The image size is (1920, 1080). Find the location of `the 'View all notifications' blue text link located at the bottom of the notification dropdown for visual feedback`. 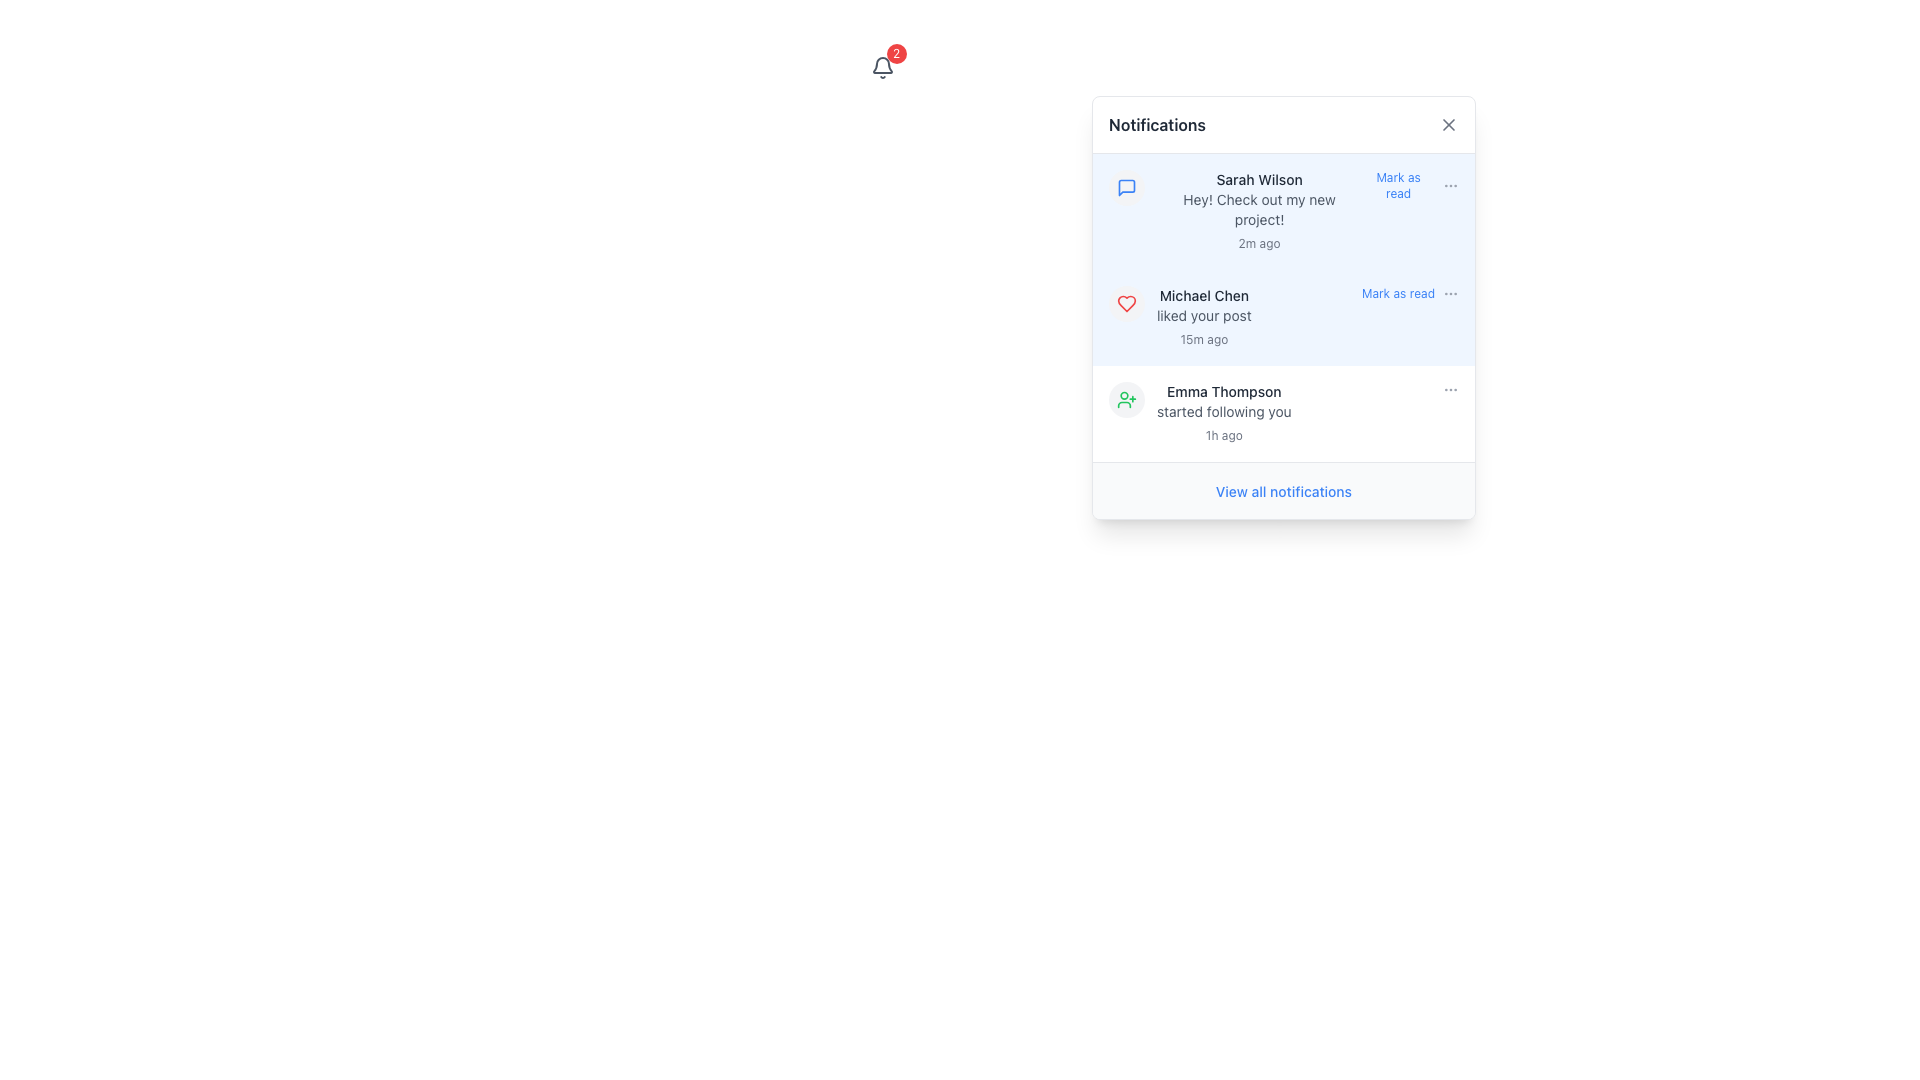

the 'View all notifications' blue text link located at the bottom of the notification dropdown for visual feedback is located at coordinates (1283, 489).